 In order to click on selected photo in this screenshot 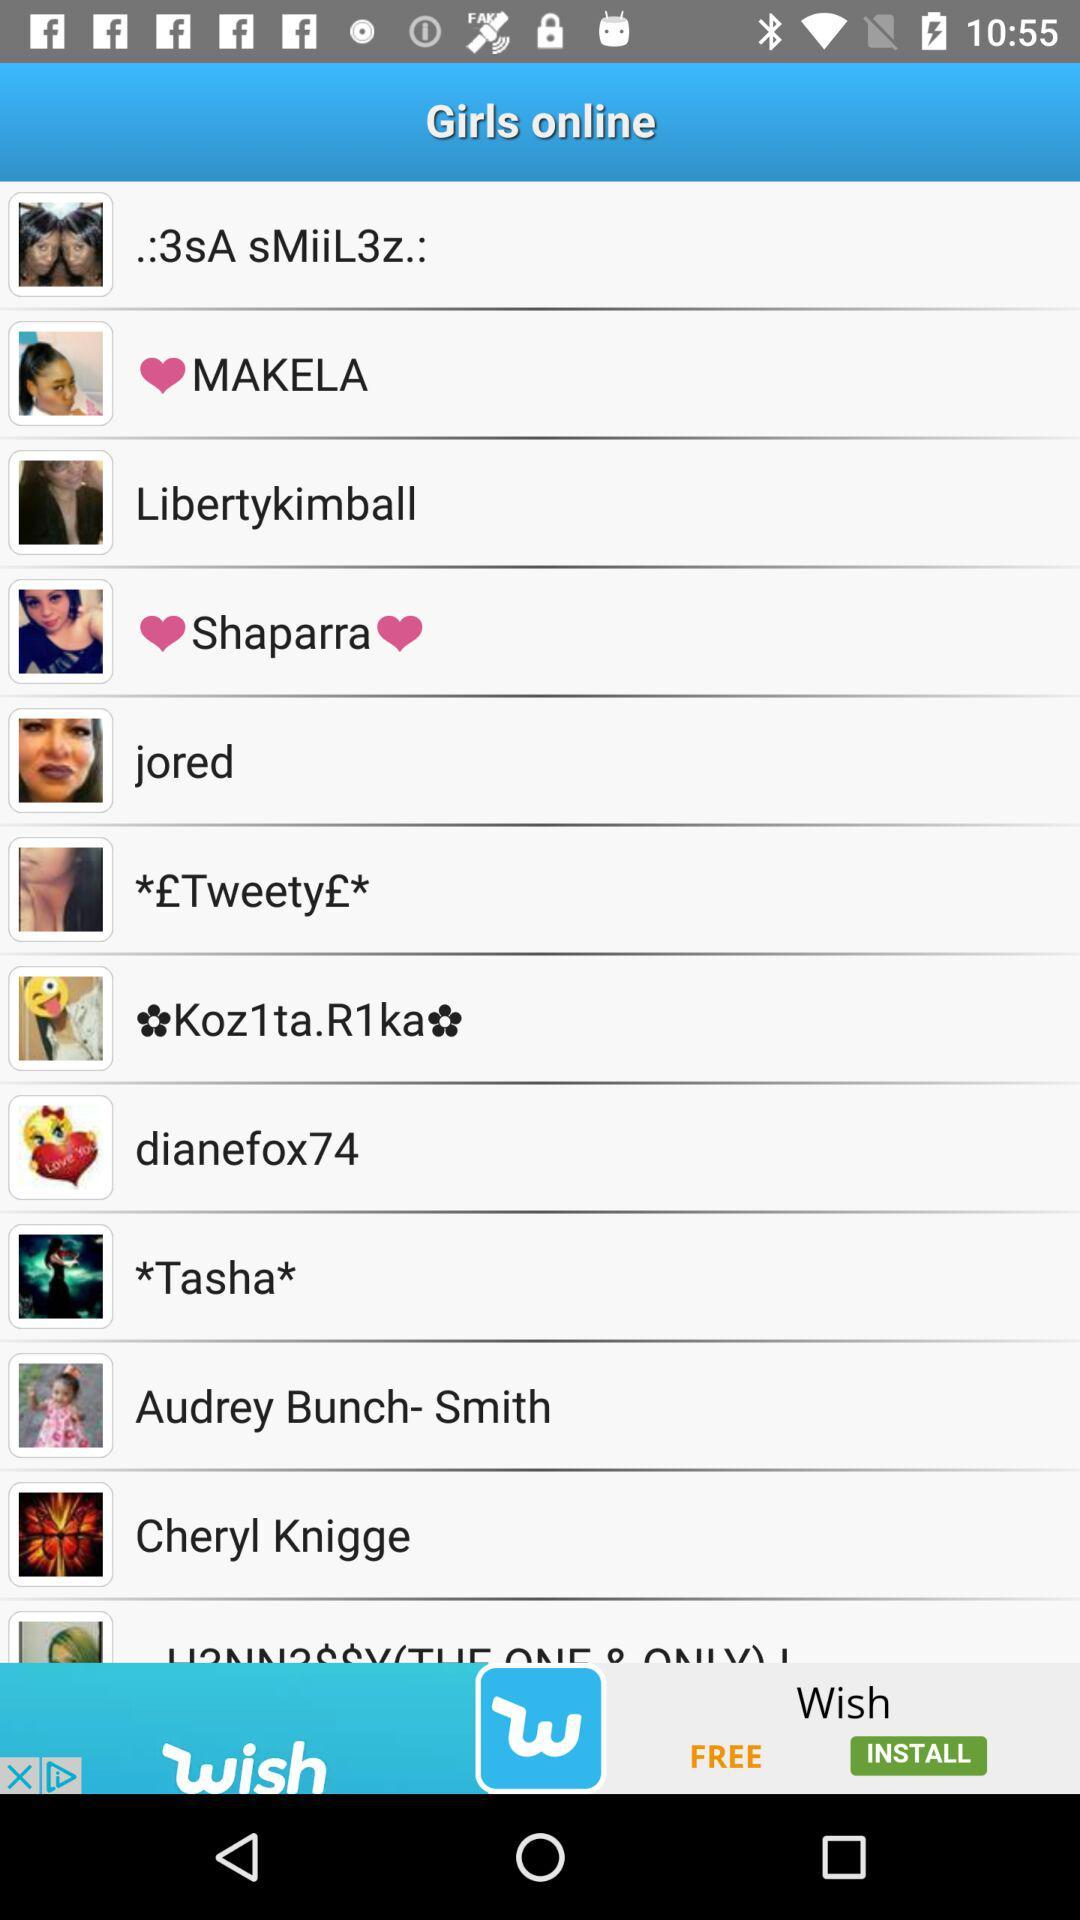, I will do `click(59, 502)`.